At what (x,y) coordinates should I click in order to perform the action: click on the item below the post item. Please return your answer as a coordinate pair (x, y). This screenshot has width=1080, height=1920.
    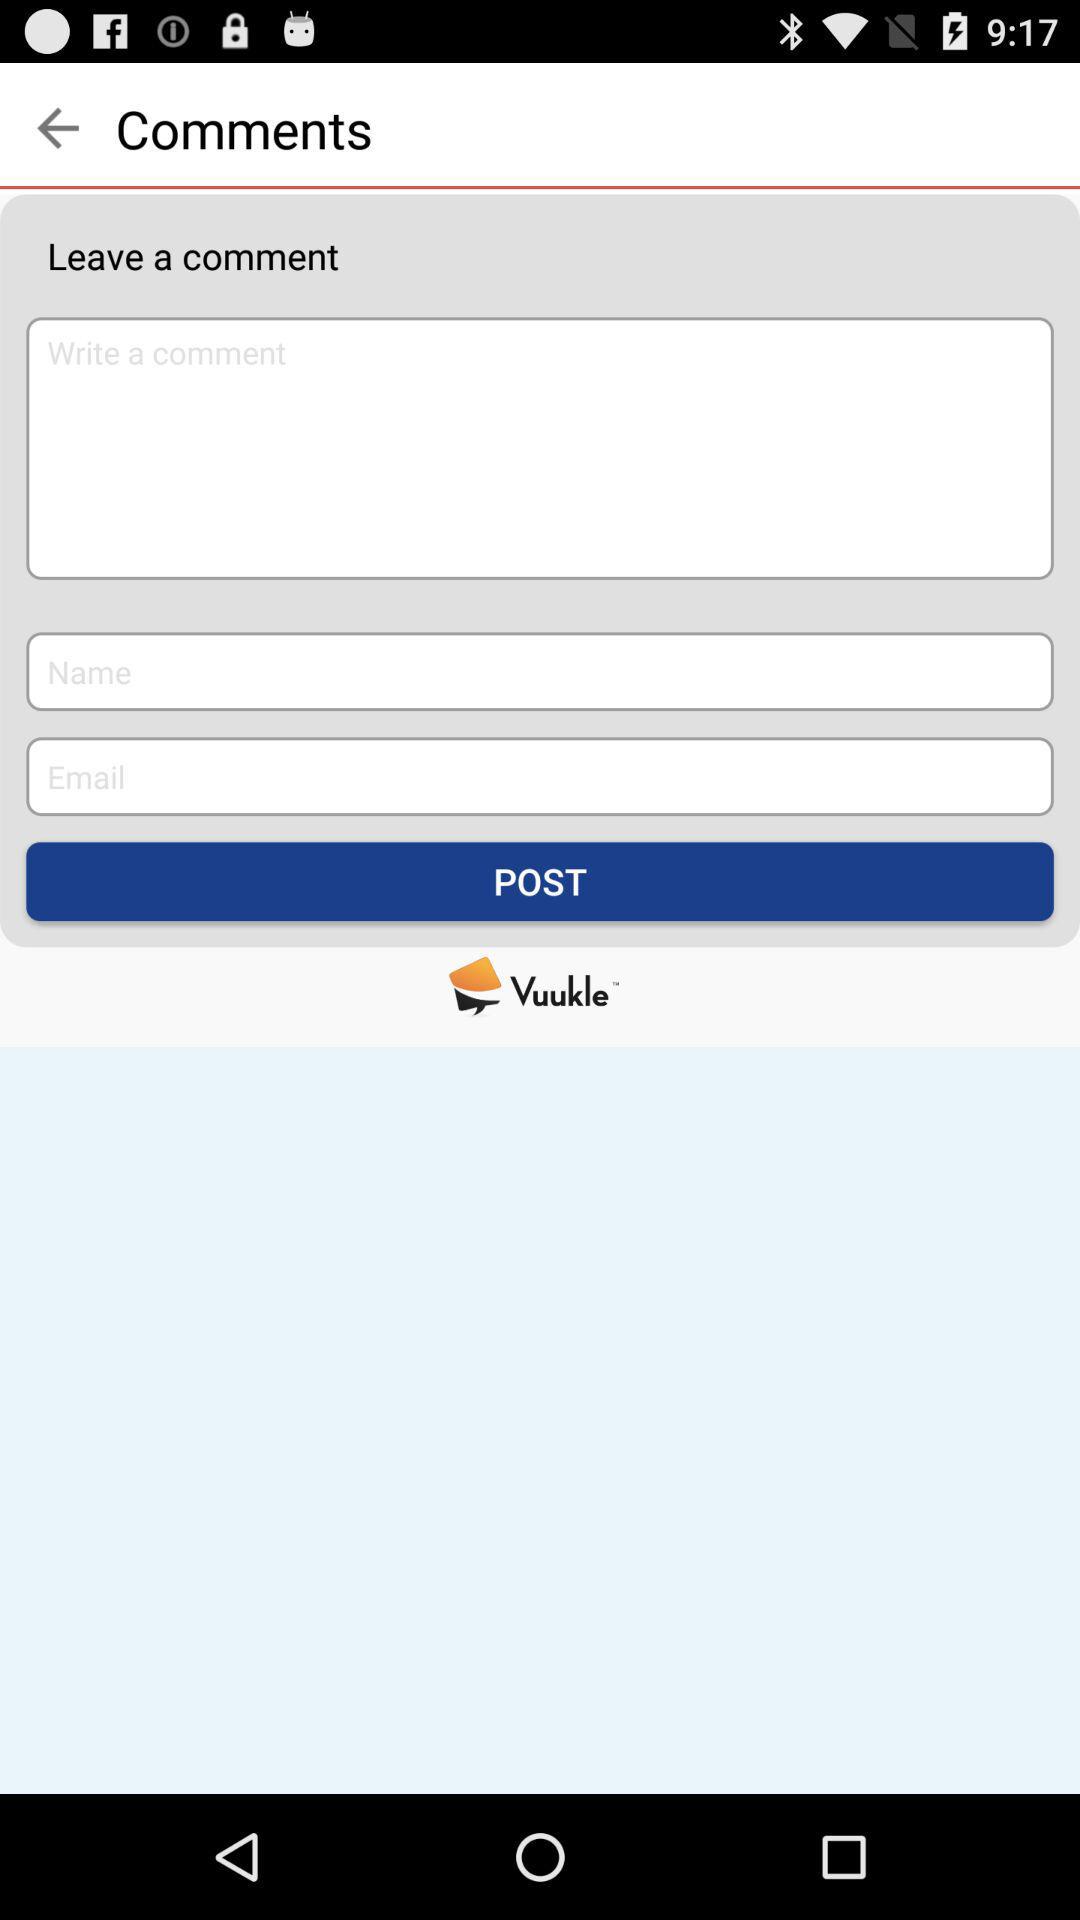
    Looking at the image, I should click on (540, 986).